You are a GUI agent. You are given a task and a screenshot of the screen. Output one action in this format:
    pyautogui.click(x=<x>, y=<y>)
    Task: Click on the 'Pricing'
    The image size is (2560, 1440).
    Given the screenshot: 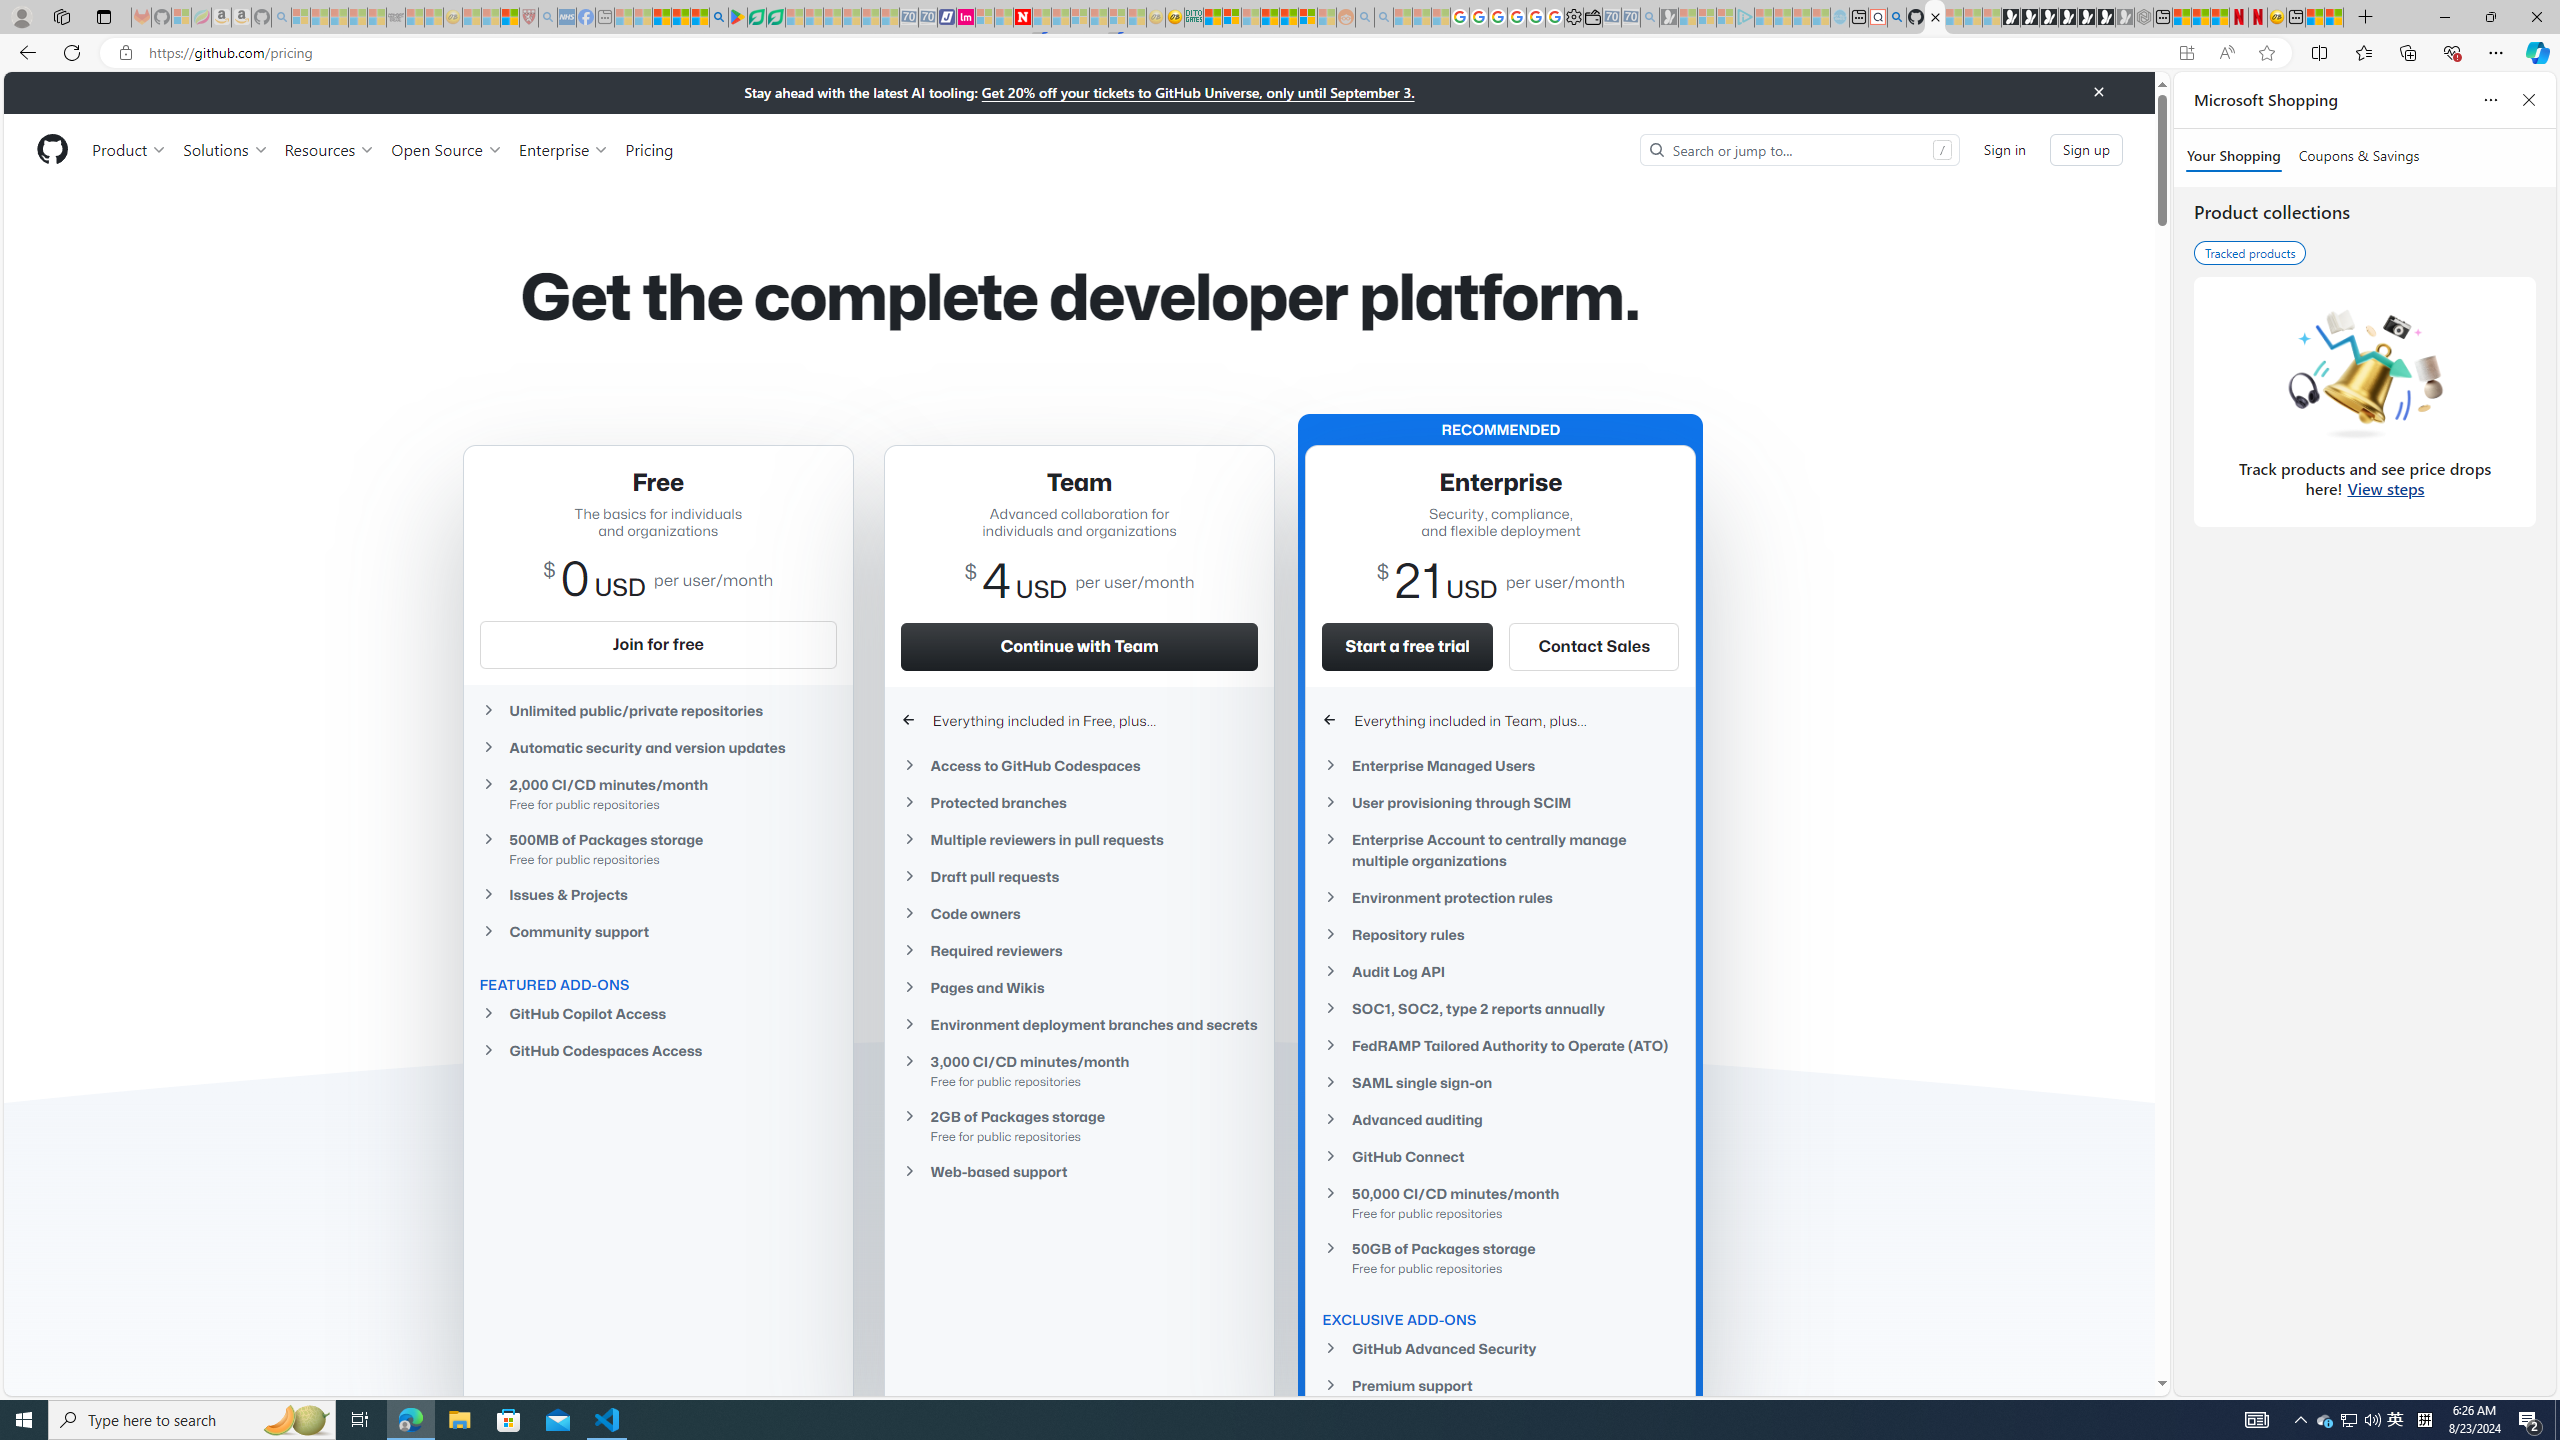 What is the action you would take?
    pyautogui.click(x=648, y=149)
    